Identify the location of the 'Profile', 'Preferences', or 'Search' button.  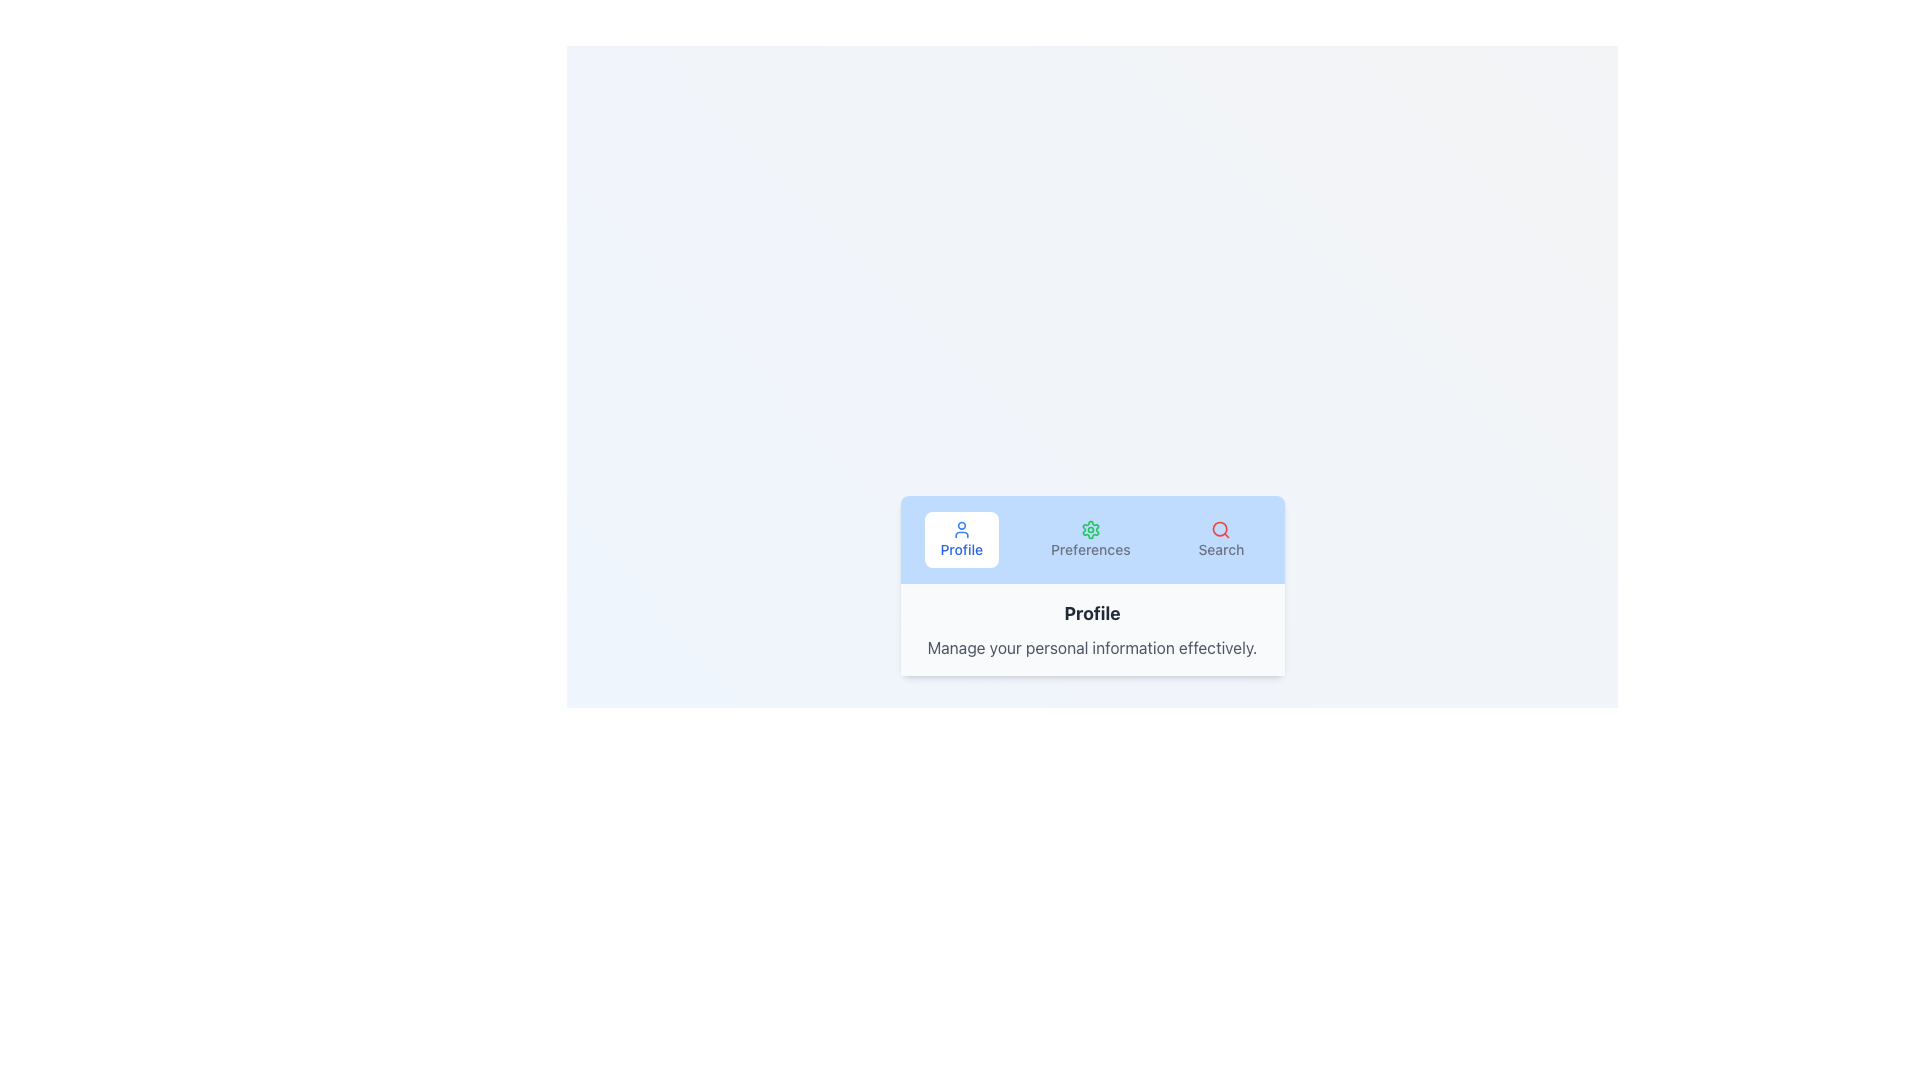
(1091, 540).